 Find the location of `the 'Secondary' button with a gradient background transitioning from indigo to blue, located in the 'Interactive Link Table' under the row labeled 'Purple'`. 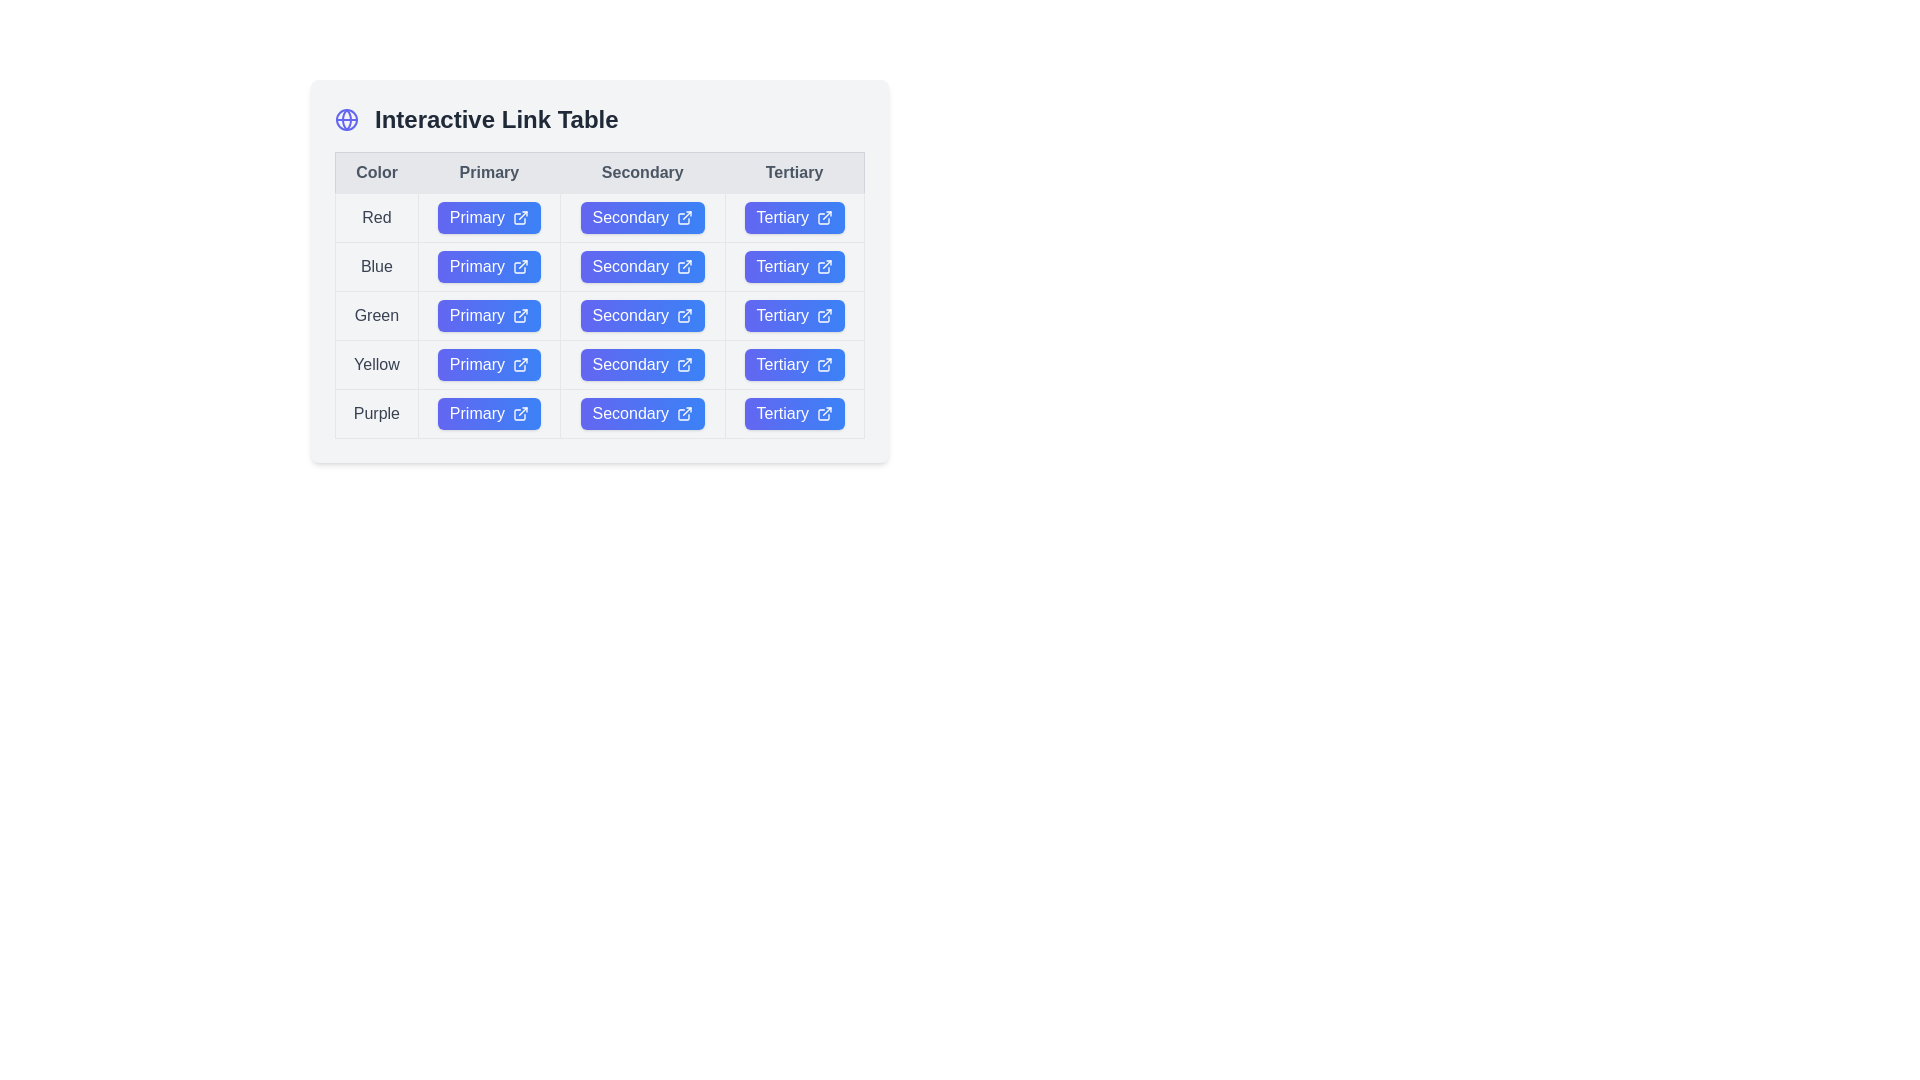

the 'Secondary' button with a gradient background transitioning from indigo to blue, located in the 'Interactive Link Table' under the row labeled 'Purple' is located at coordinates (642, 412).